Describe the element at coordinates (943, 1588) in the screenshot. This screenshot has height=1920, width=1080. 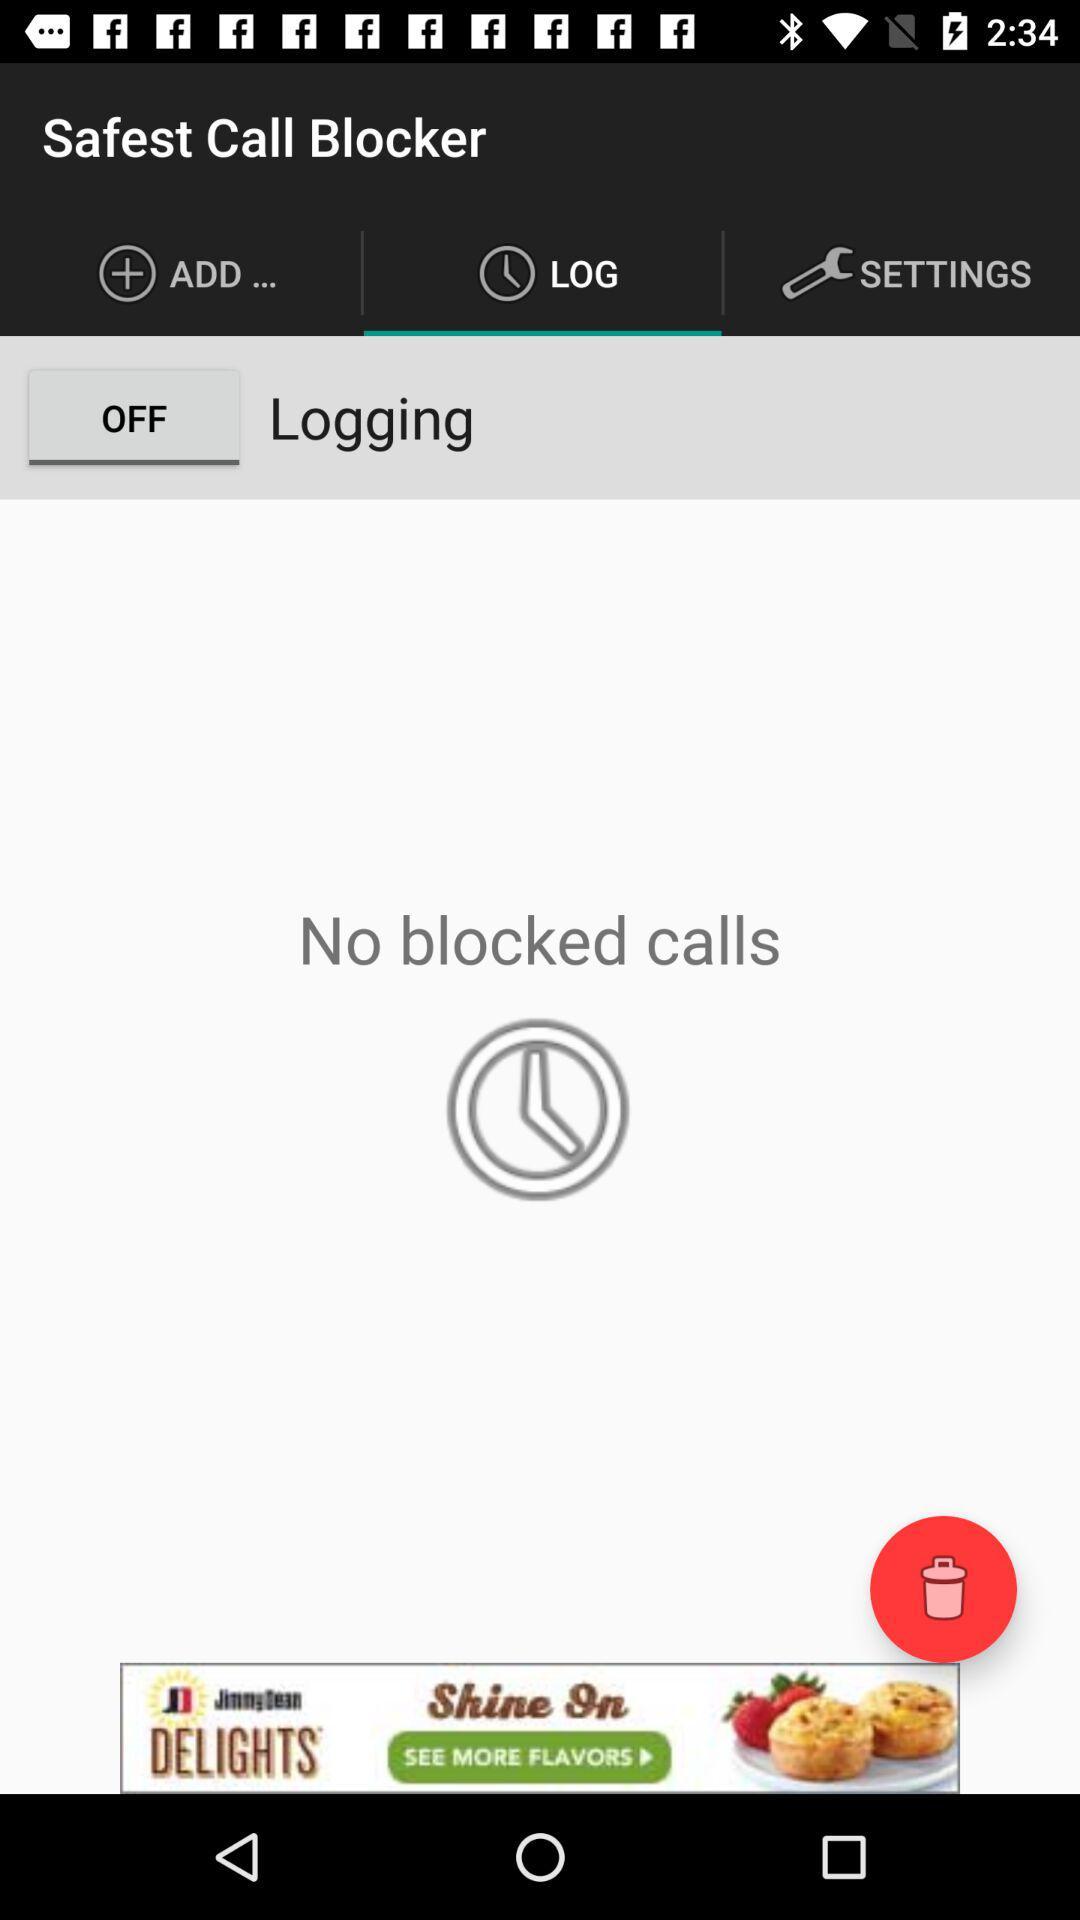
I see `open trash` at that location.